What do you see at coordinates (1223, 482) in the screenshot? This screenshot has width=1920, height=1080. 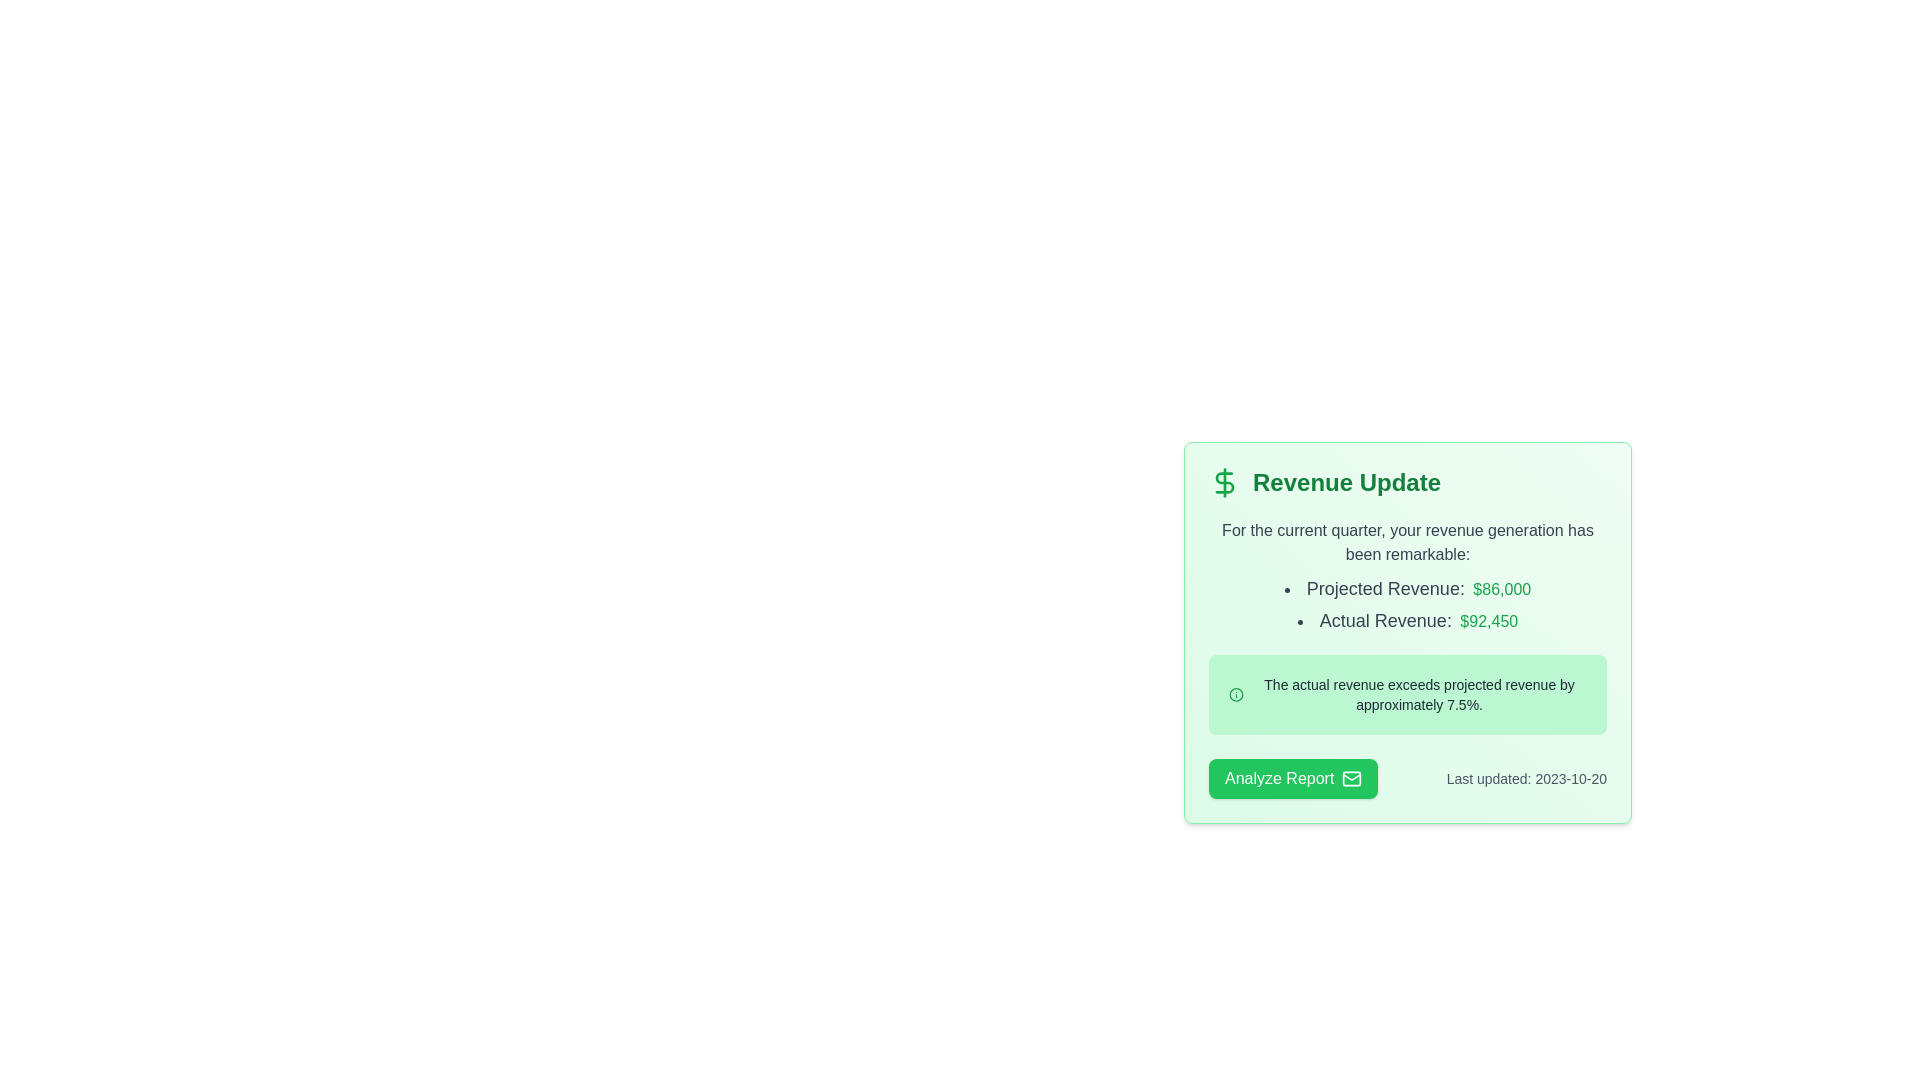 I see `the financial information icon located in the top-left corner of the 'Revenue Update' panel, positioned directly to the left of the text header` at bounding box center [1223, 482].